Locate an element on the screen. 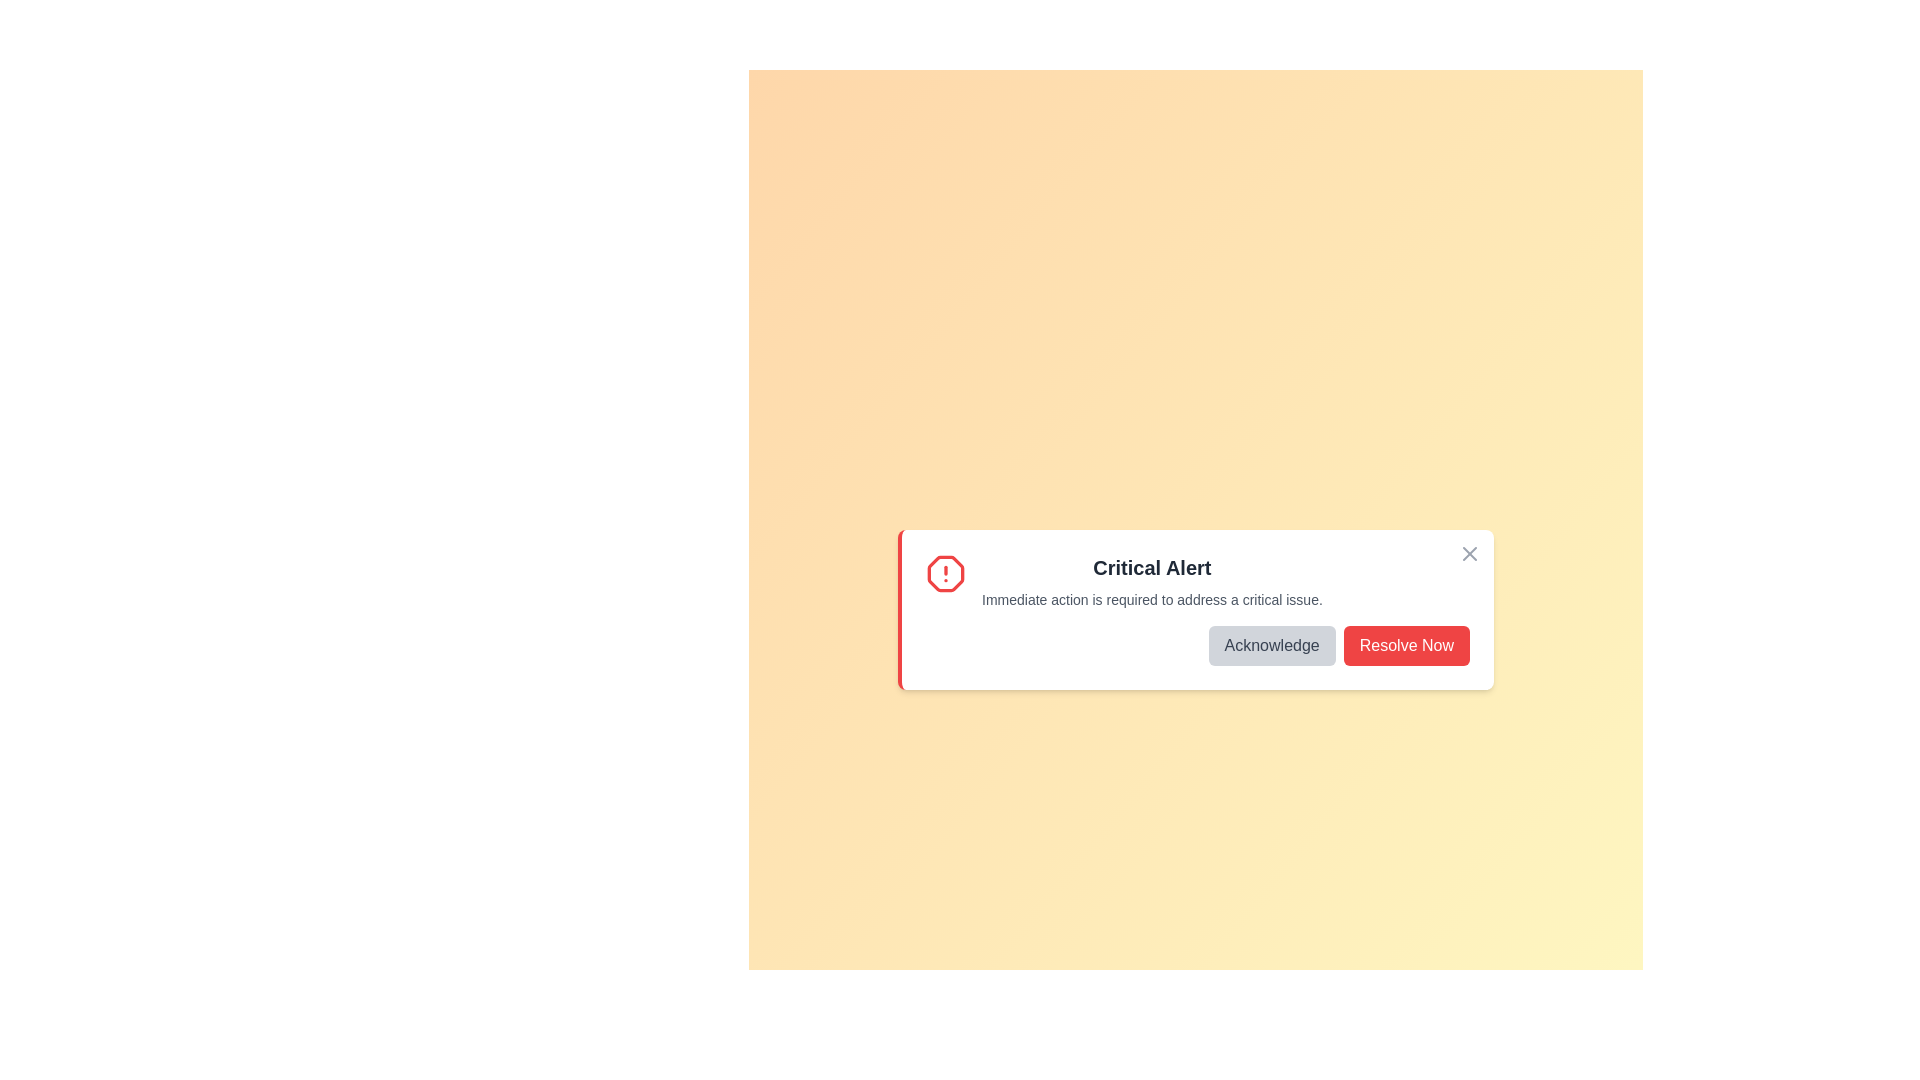 The height and width of the screenshot is (1080, 1920). 'Resolve Now' button to resolve the issue is located at coordinates (1405, 645).